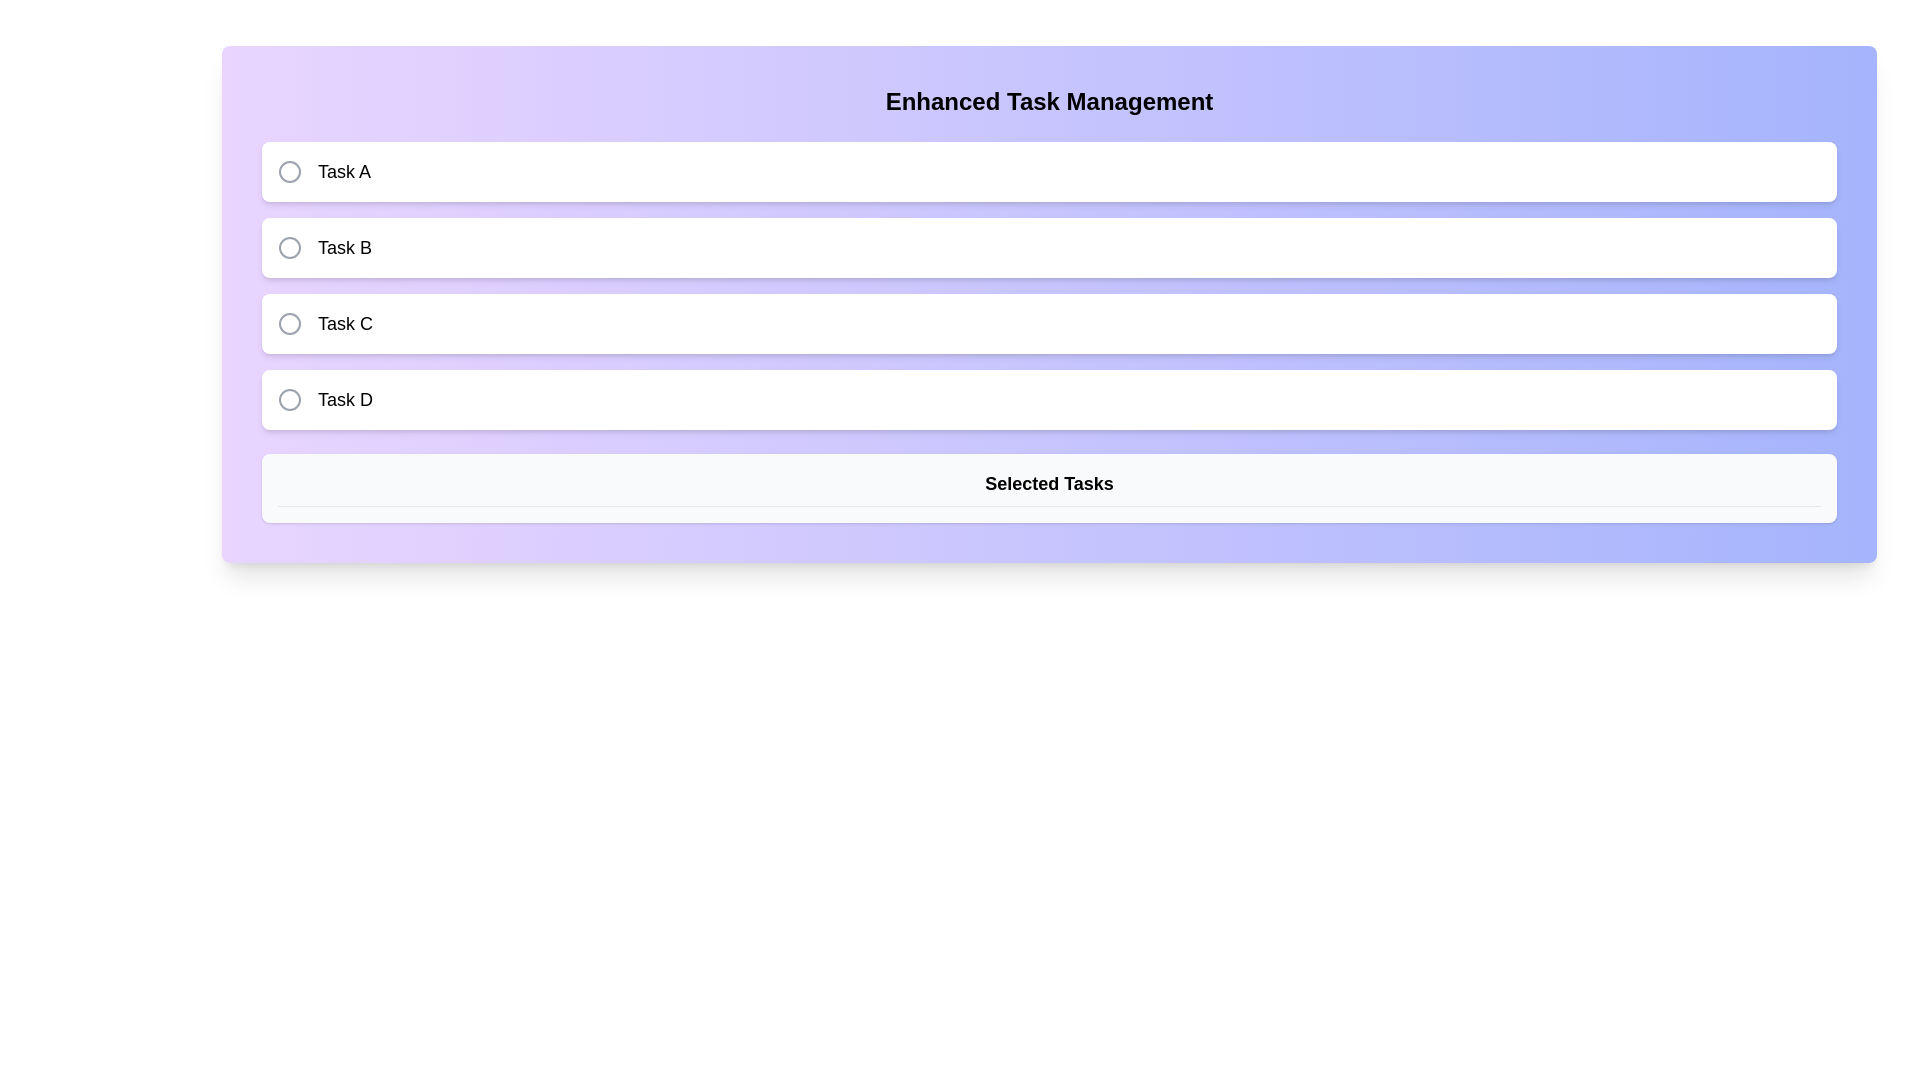 Image resolution: width=1920 pixels, height=1080 pixels. I want to click on the radio button (checkable circle) associated with 'Task B' for interactivity feedback, so click(288, 246).